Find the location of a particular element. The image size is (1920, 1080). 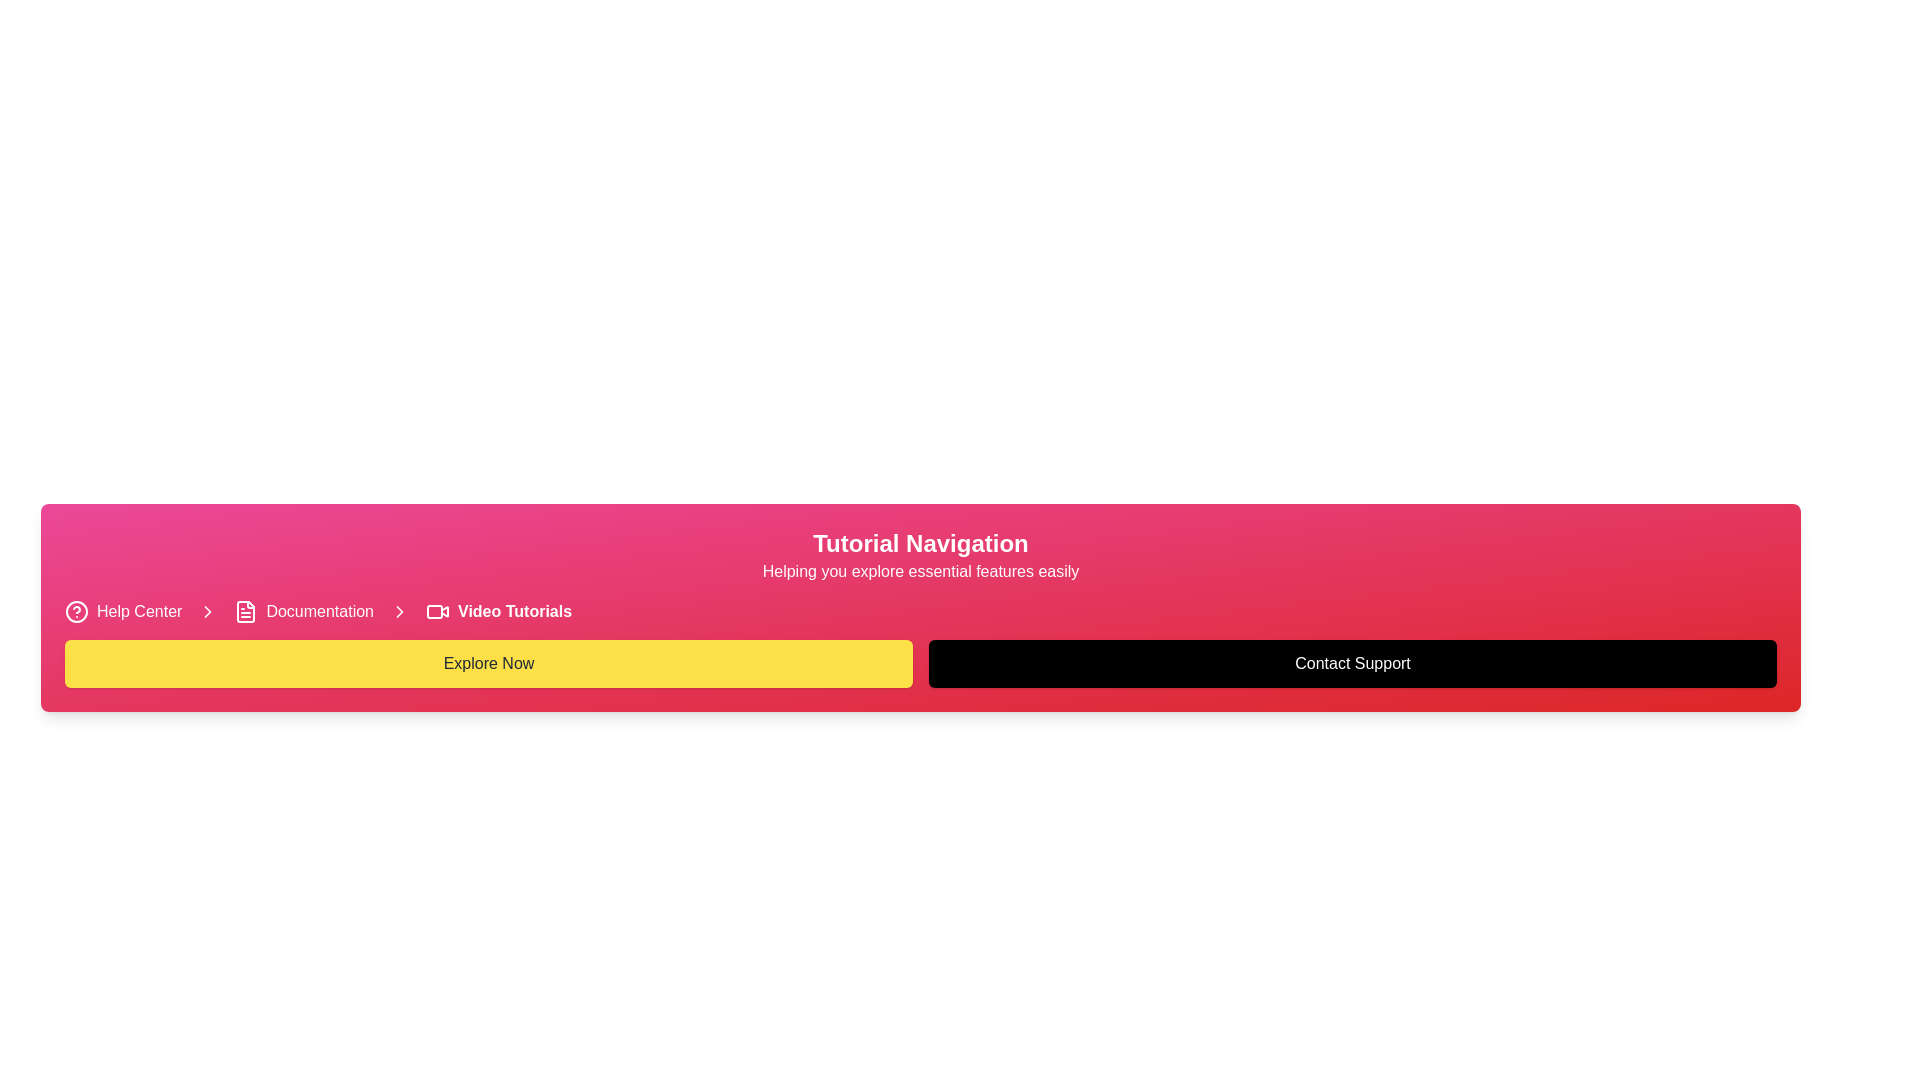

the Text header with subtitle that includes 'Tutorial Navigation' and 'Helping you explore essential features easily', which is styled in bold and medium weight fonts and is centered against a vibrant pink-to-red gradient background is located at coordinates (920, 555).